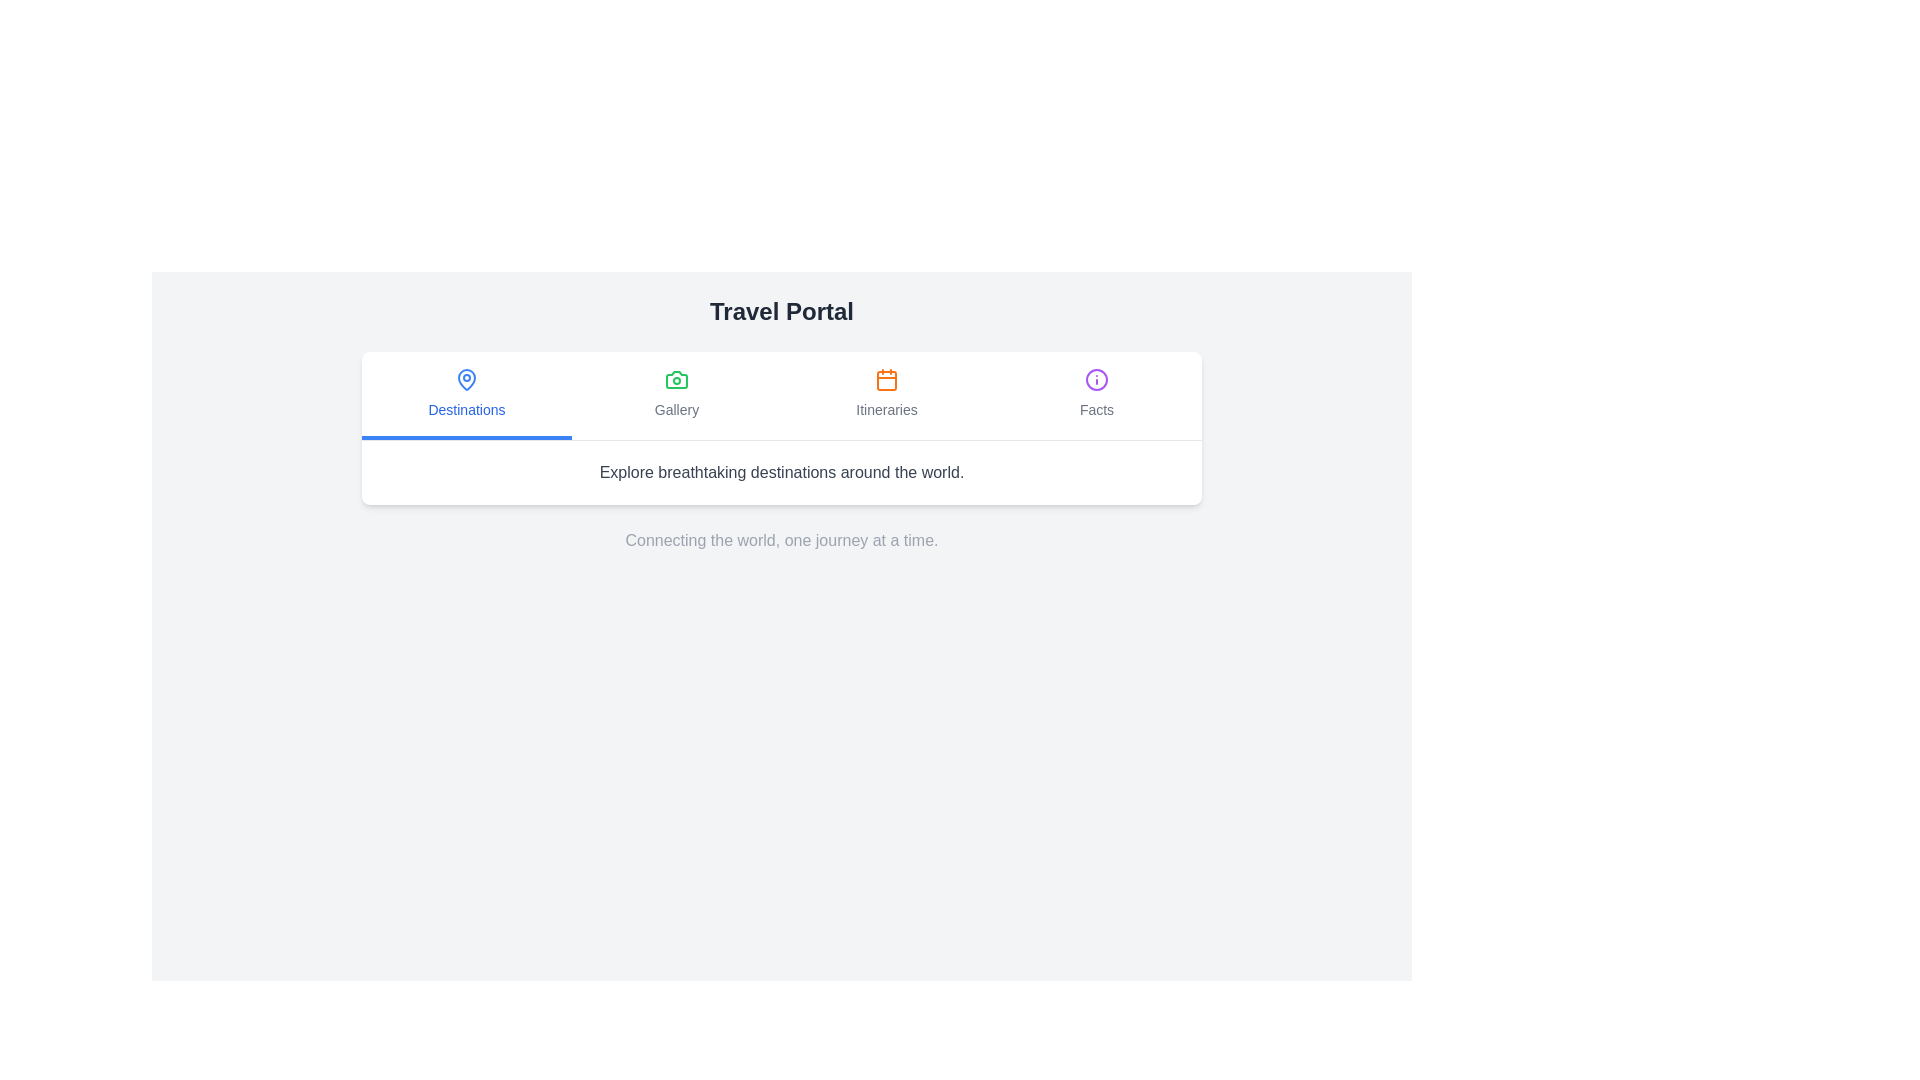 The width and height of the screenshot is (1920, 1080). Describe the element at coordinates (781, 540) in the screenshot. I see `the static text component located beneath the section describing breathtaking destinations` at that location.